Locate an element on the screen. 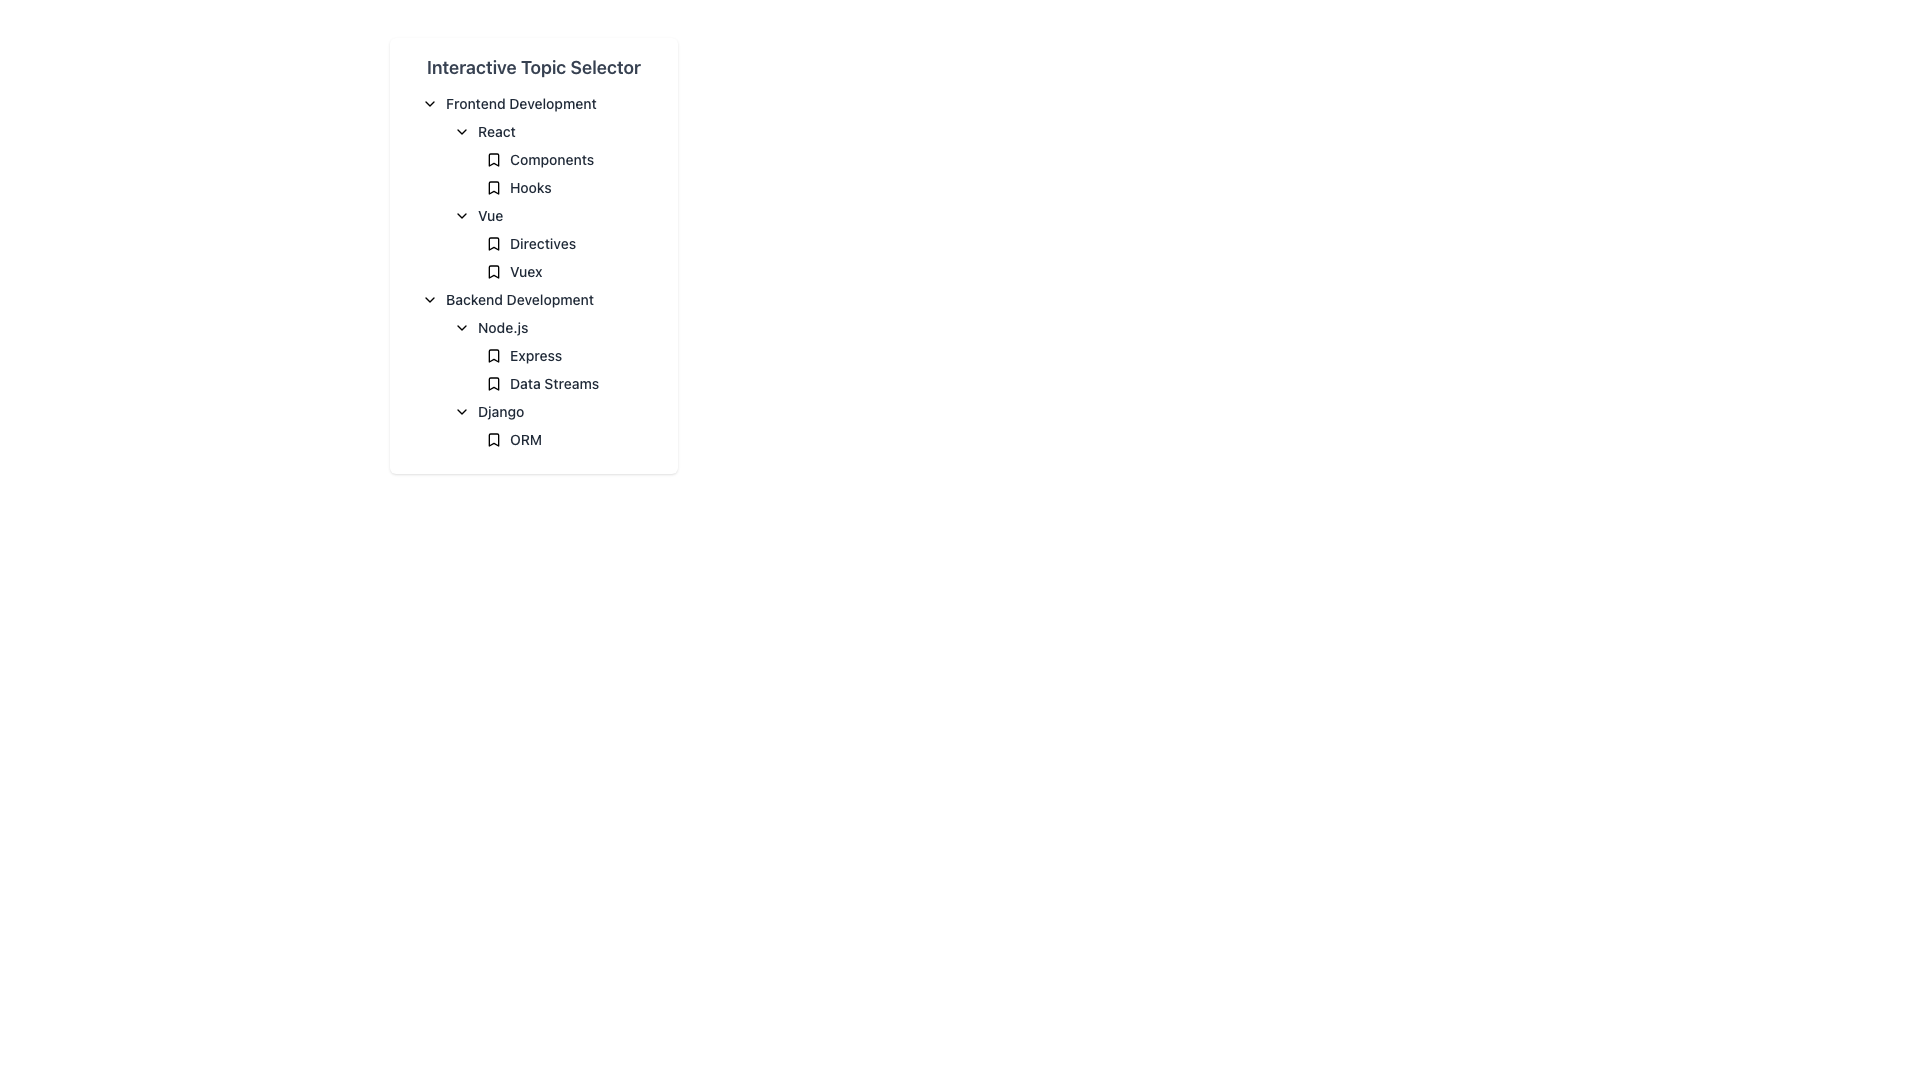 Image resolution: width=1920 pixels, height=1080 pixels. the downward-pointing chevron icon used for expanding or collapsing items in the 'Backend Development' section, located to the left of the text 'Node.js' is located at coordinates (460, 326).